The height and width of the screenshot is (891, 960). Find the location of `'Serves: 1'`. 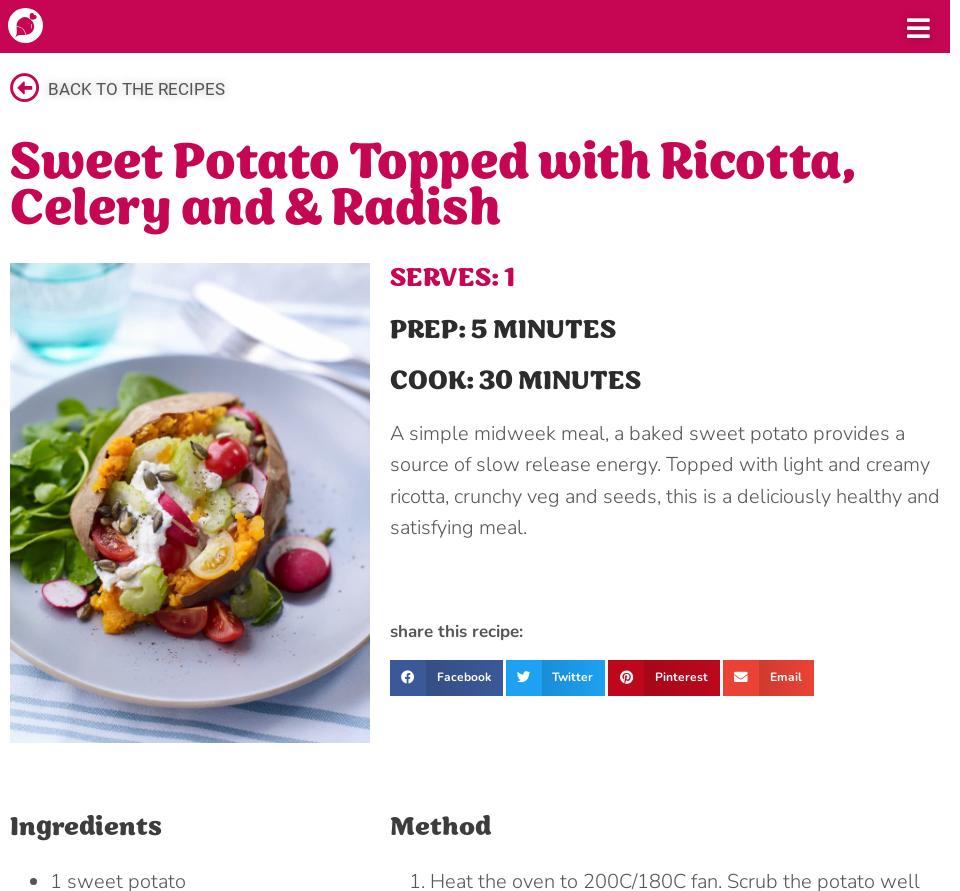

'Serves: 1' is located at coordinates (451, 277).